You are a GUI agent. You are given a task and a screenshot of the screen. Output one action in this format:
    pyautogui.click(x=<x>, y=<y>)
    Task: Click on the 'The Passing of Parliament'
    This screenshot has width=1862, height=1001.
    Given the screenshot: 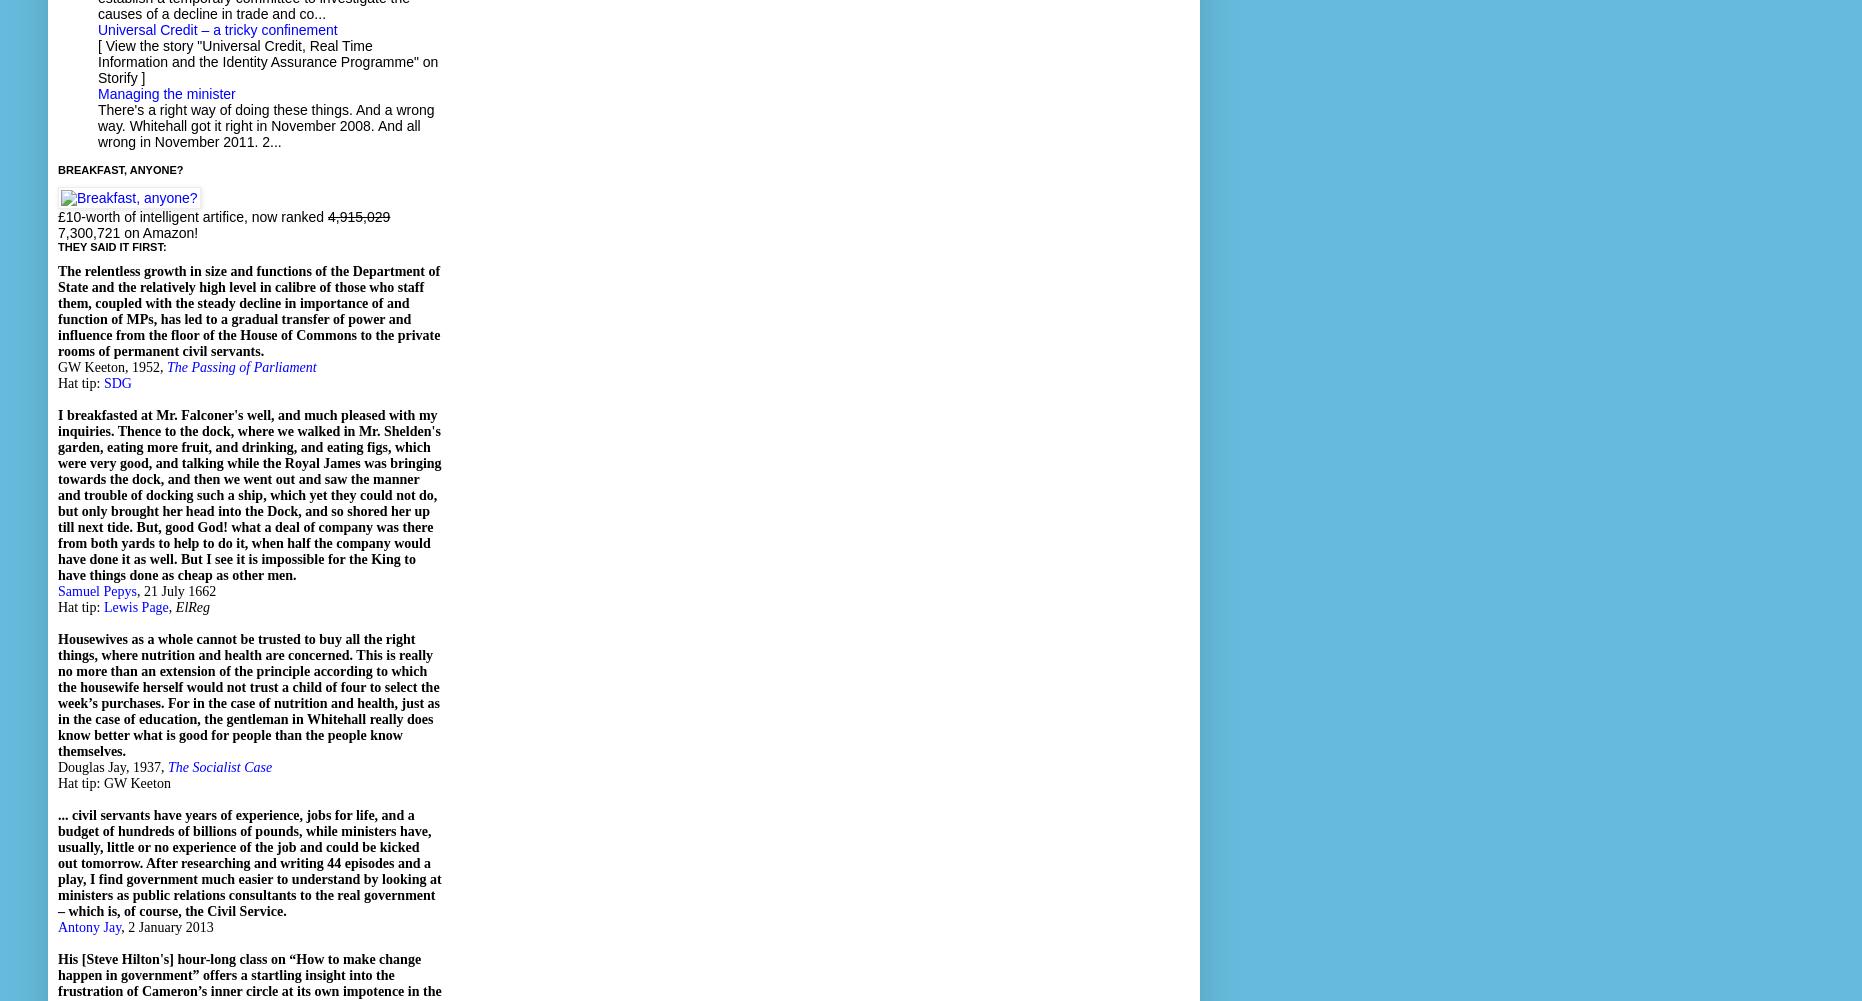 What is the action you would take?
    pyautogui.click(x=241, y=366)
    